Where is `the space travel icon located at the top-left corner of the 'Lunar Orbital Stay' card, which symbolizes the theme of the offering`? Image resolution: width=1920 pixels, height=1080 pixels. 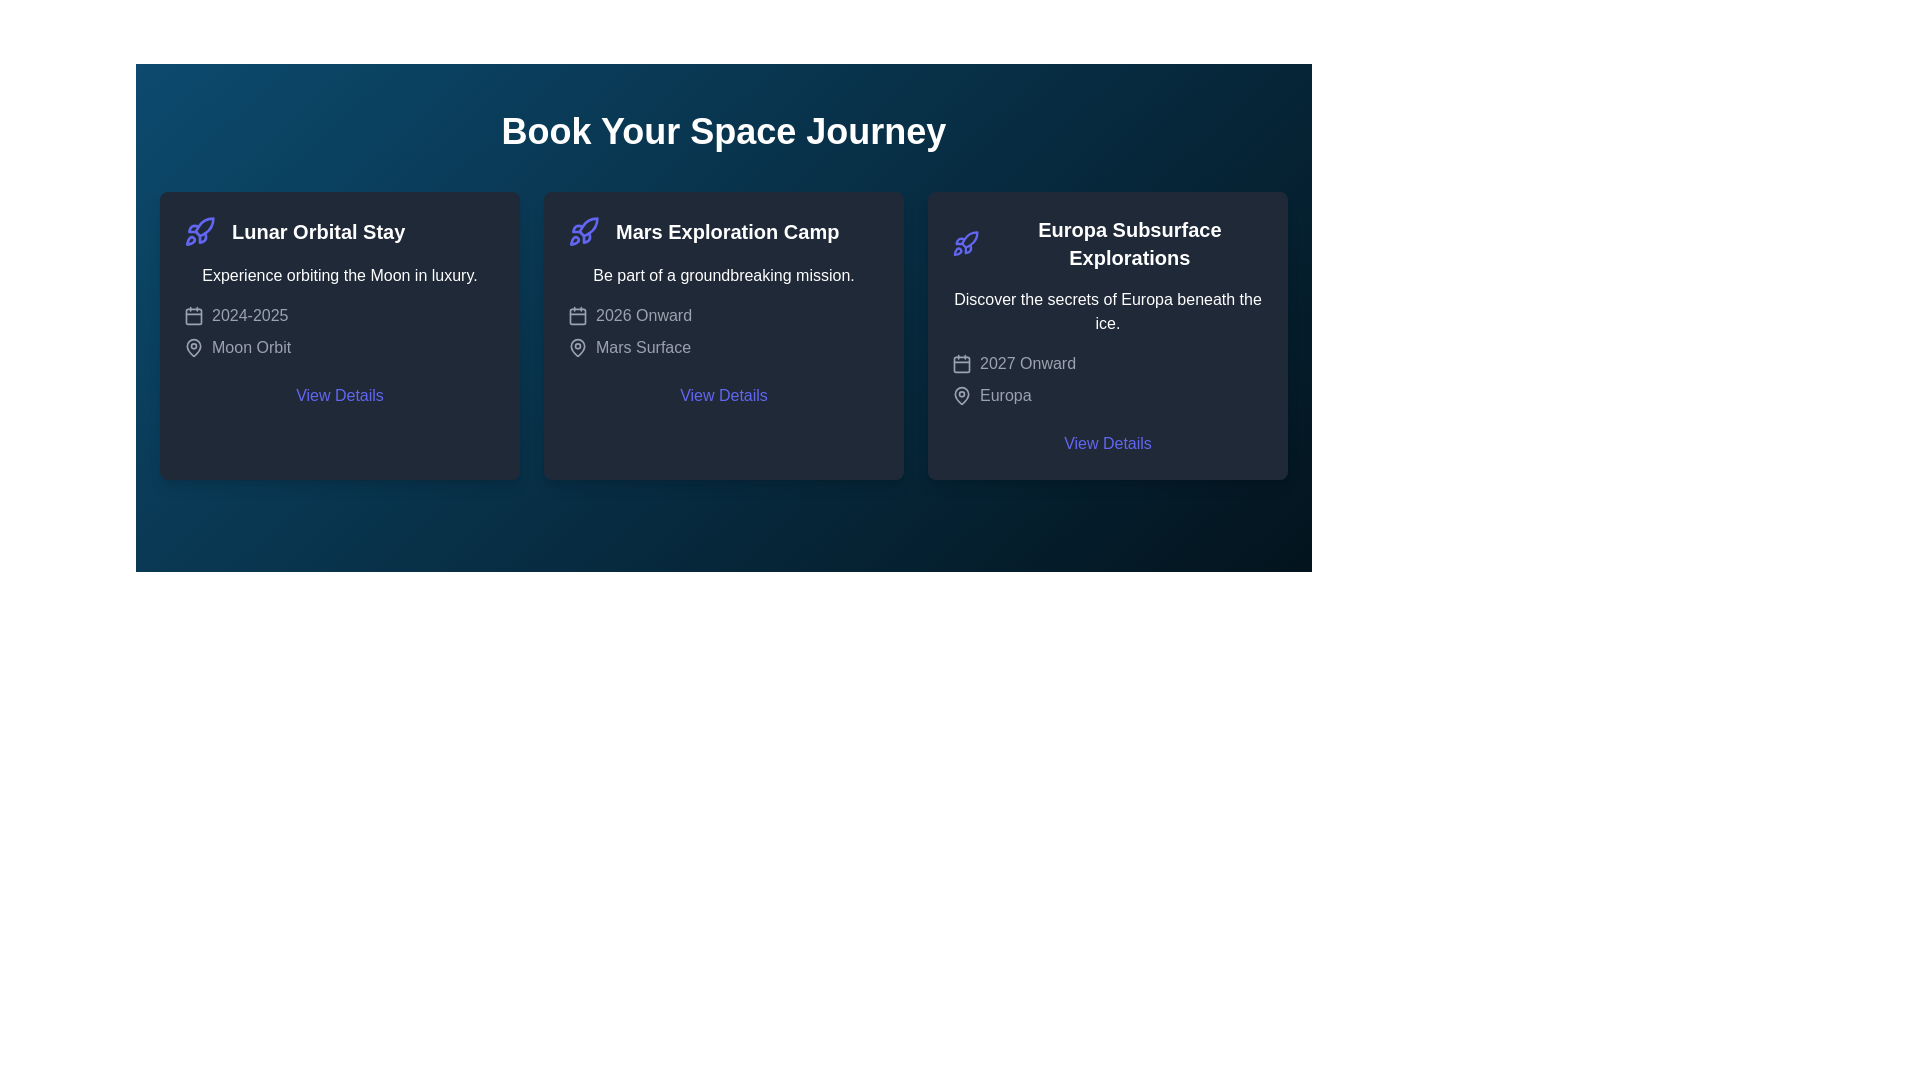
the space travel icon located at the top-left corner of the 'Lunar Orbital Stay' card, which symbolizes the theme of the offering is located at coordinates (200, 230).